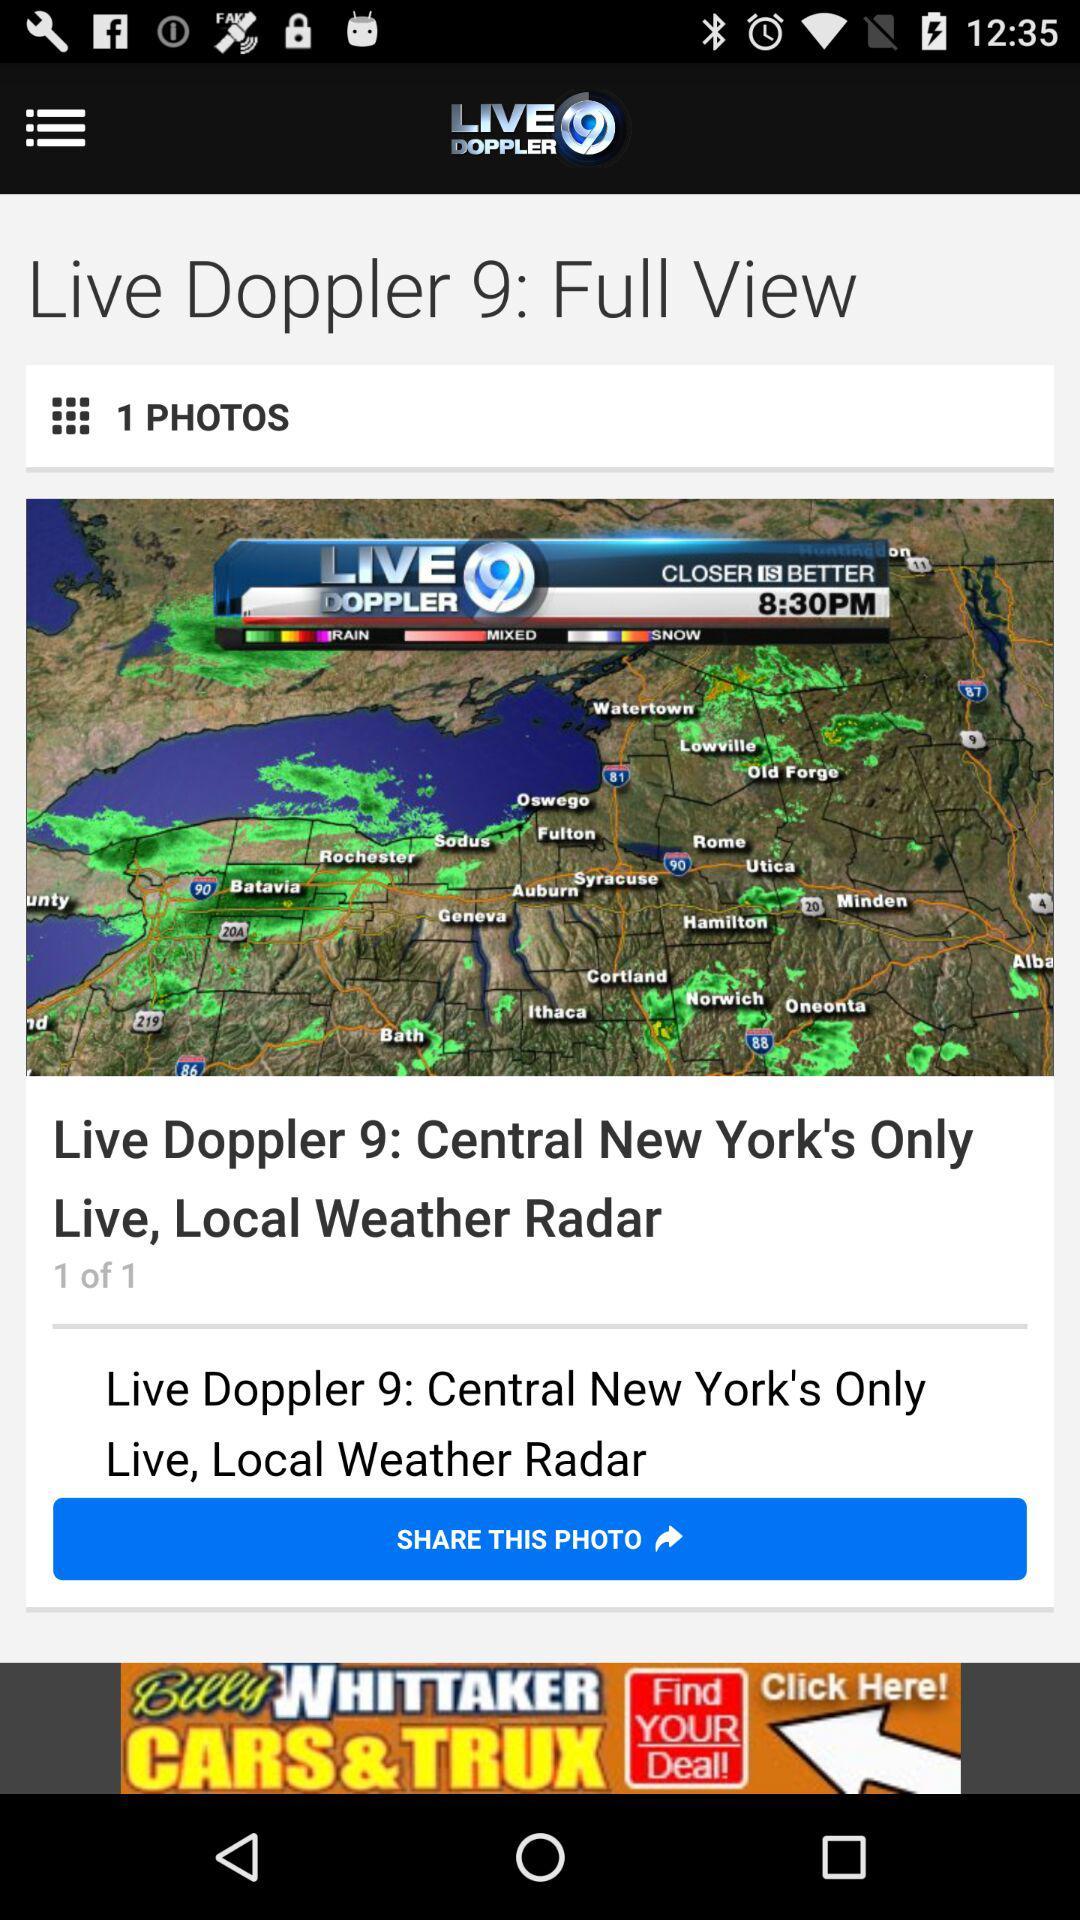  What do you see at coordinates (540, 786) in the screenshot?
I see `color print` at bounding box center [540, 786].